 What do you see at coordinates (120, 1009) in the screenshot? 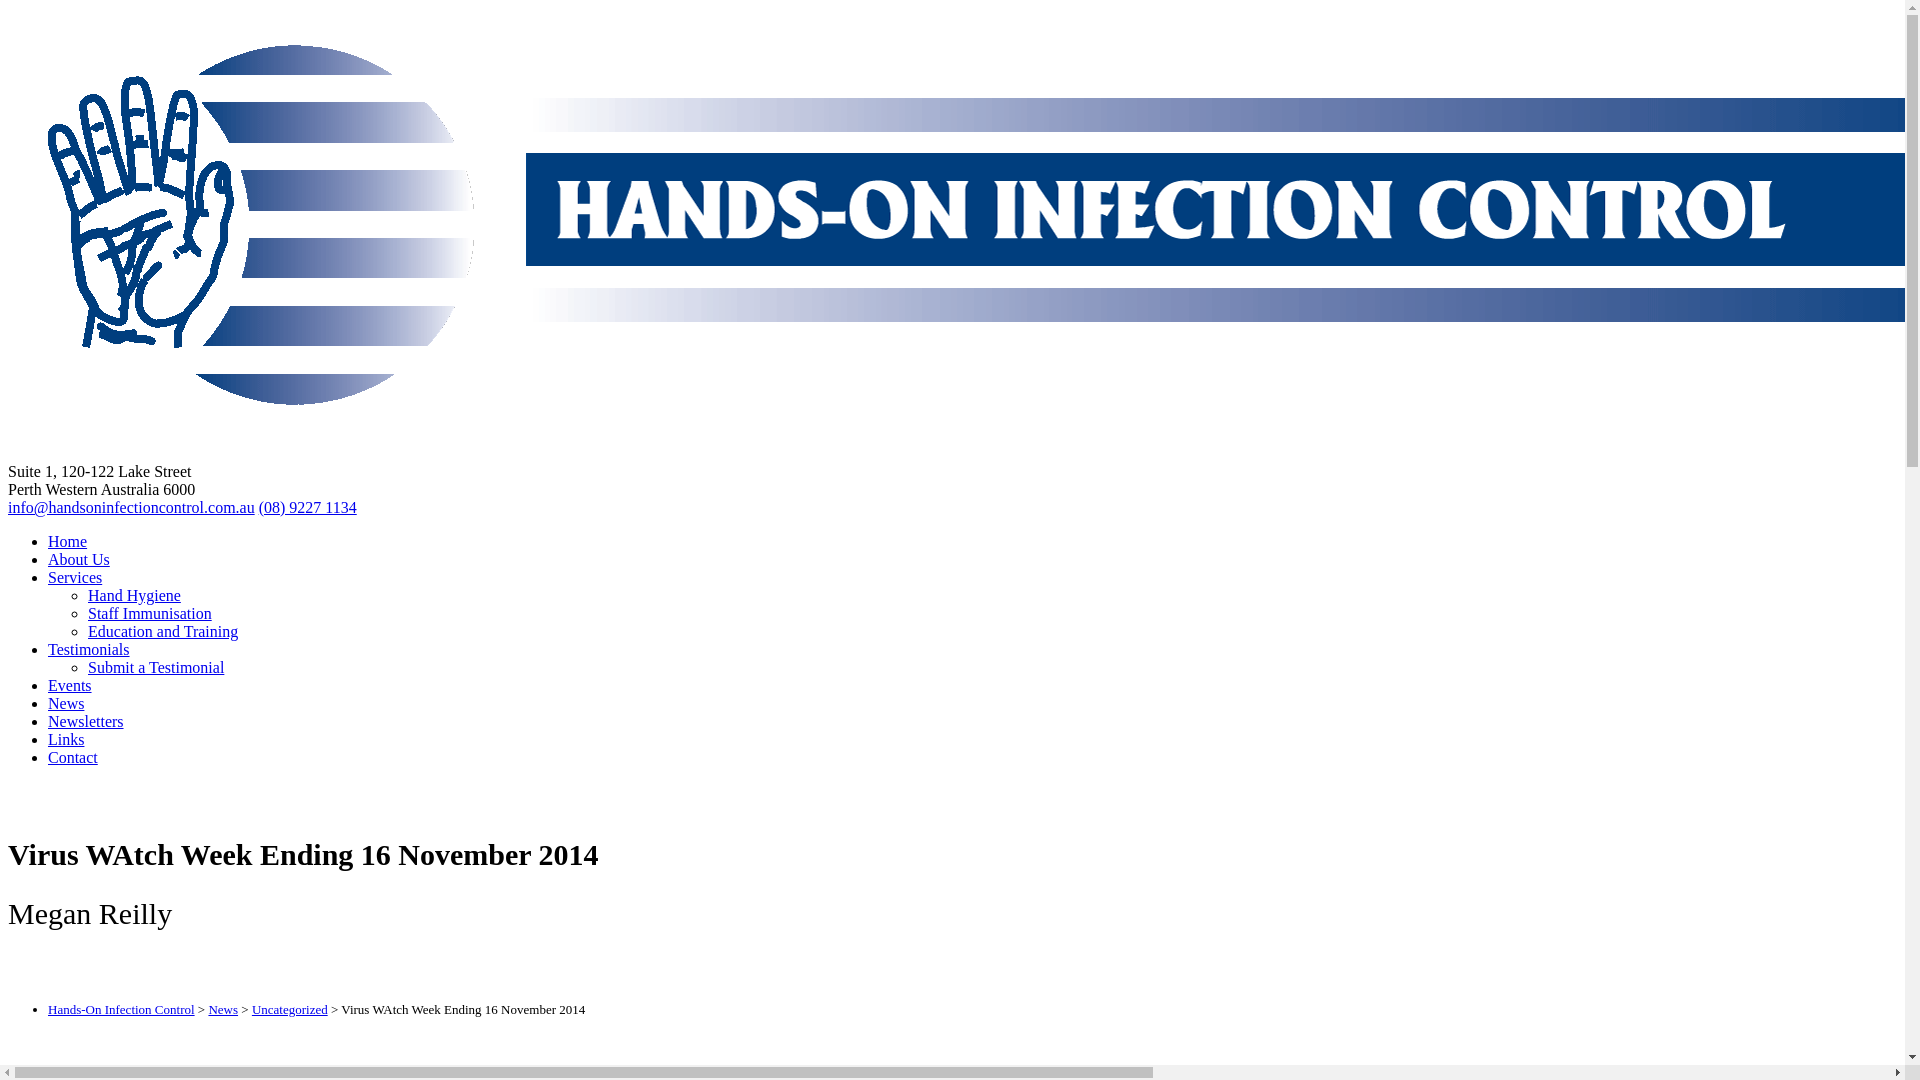
I see `'Hands-On Infection Control'` at bounding box center [120, 1009].